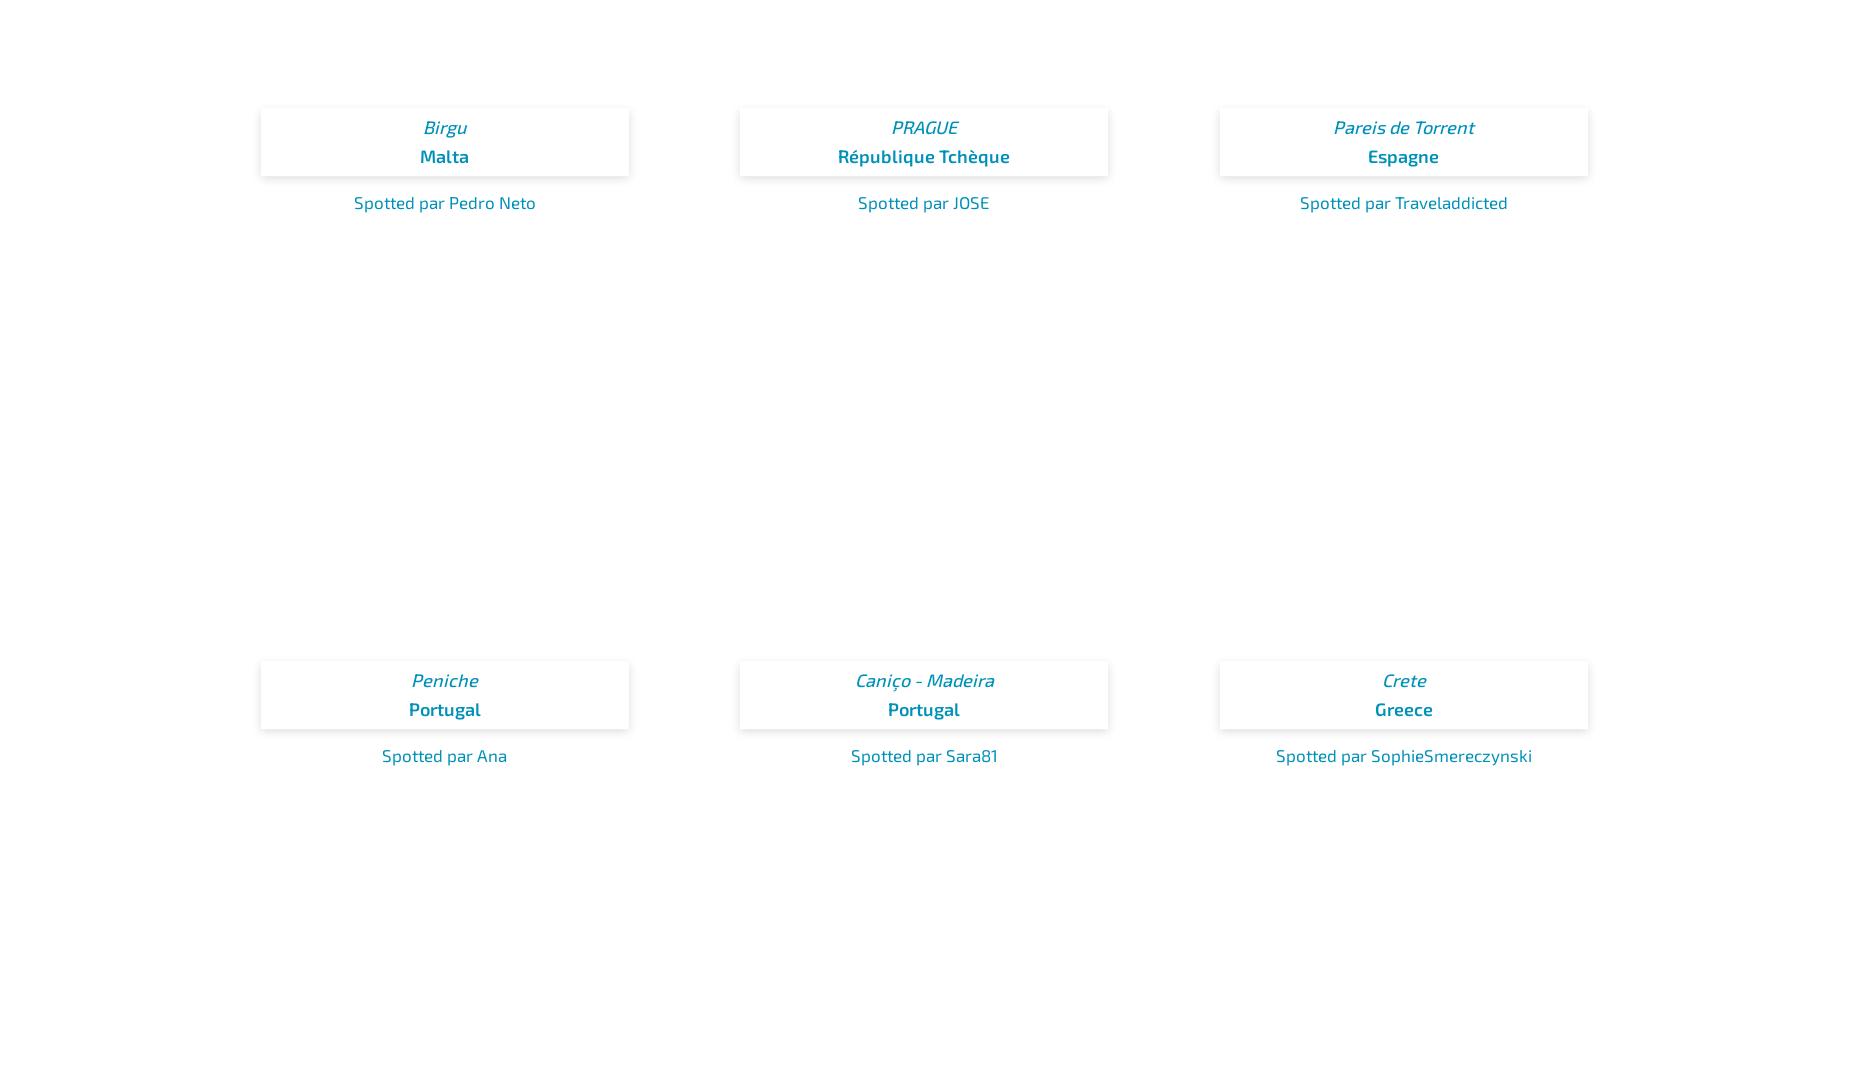 The width and height of the screenshot is (1850, 1074). Describe the element at coordinates (924, 155) in the screenshot. I see `'République Tchèque'` at that location.